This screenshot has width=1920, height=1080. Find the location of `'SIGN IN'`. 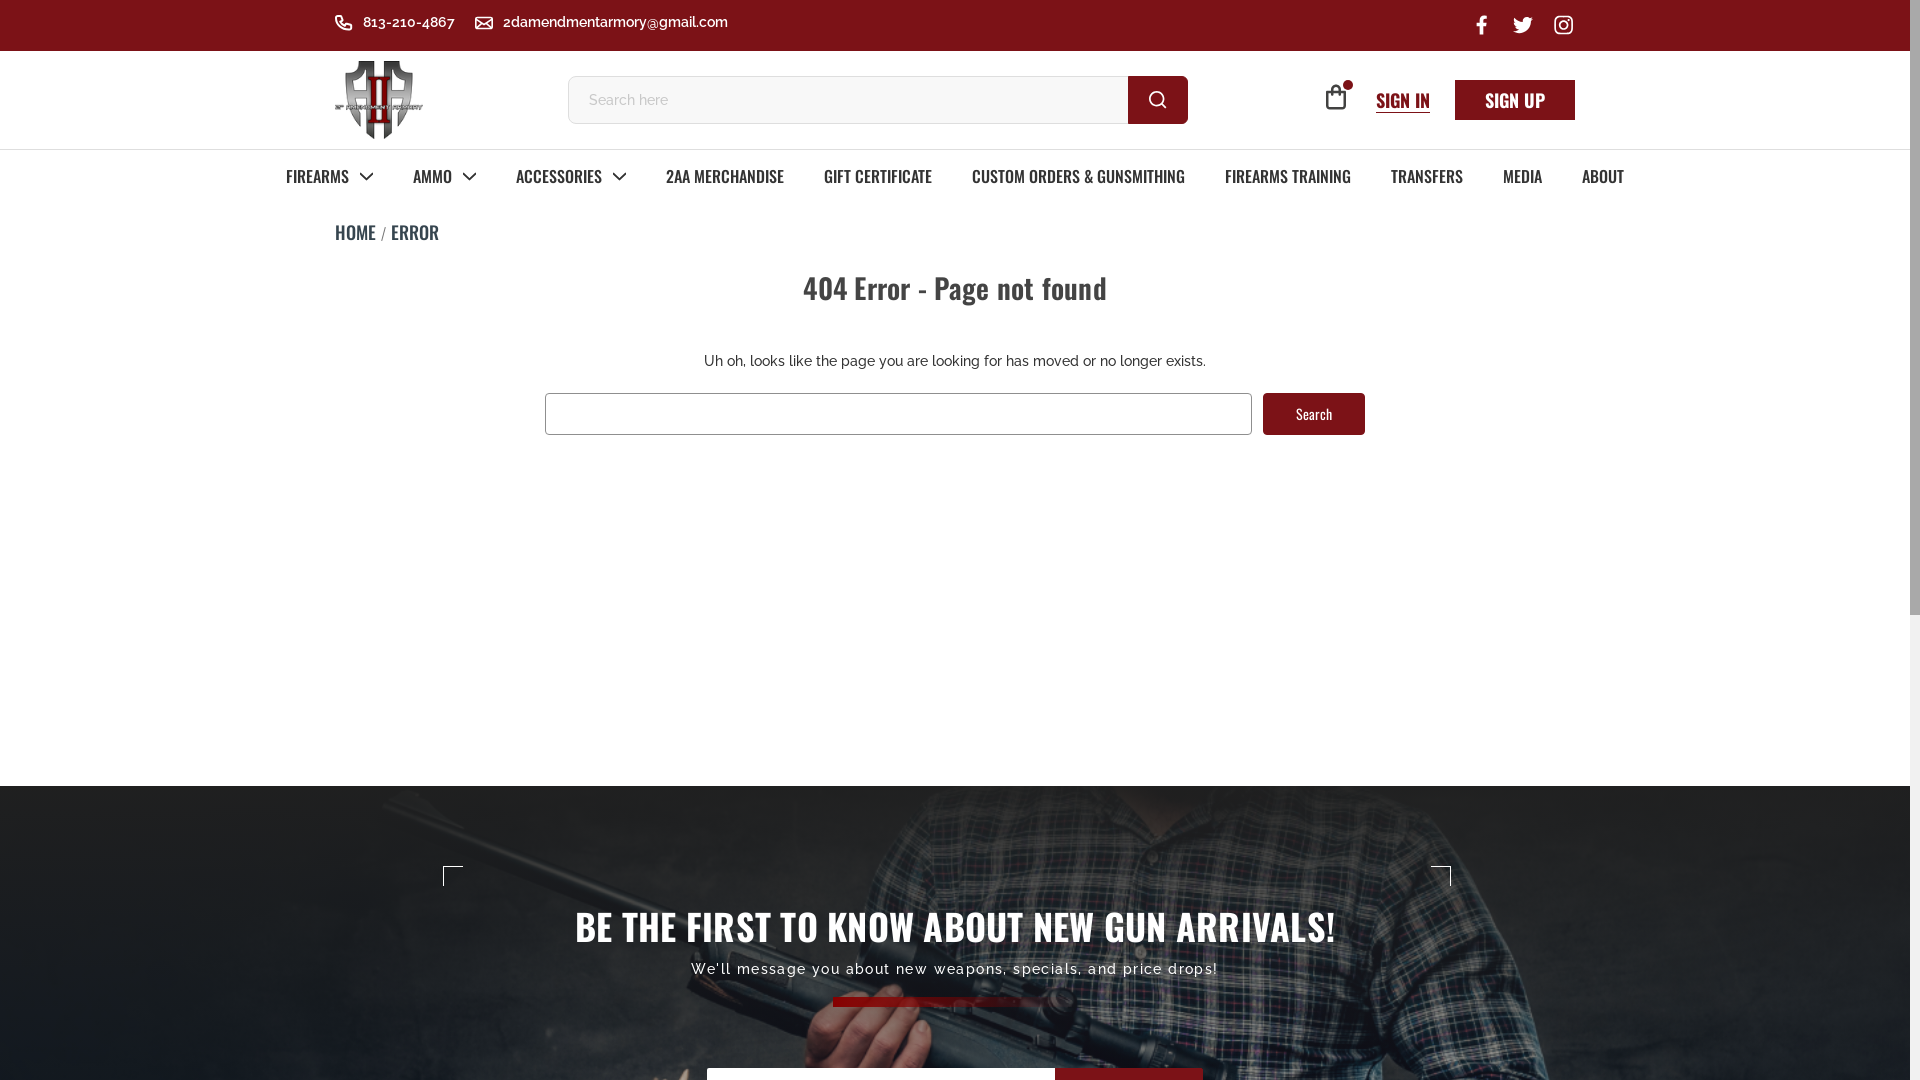

'SIGN IN' is located at coordinates (1375, 100).